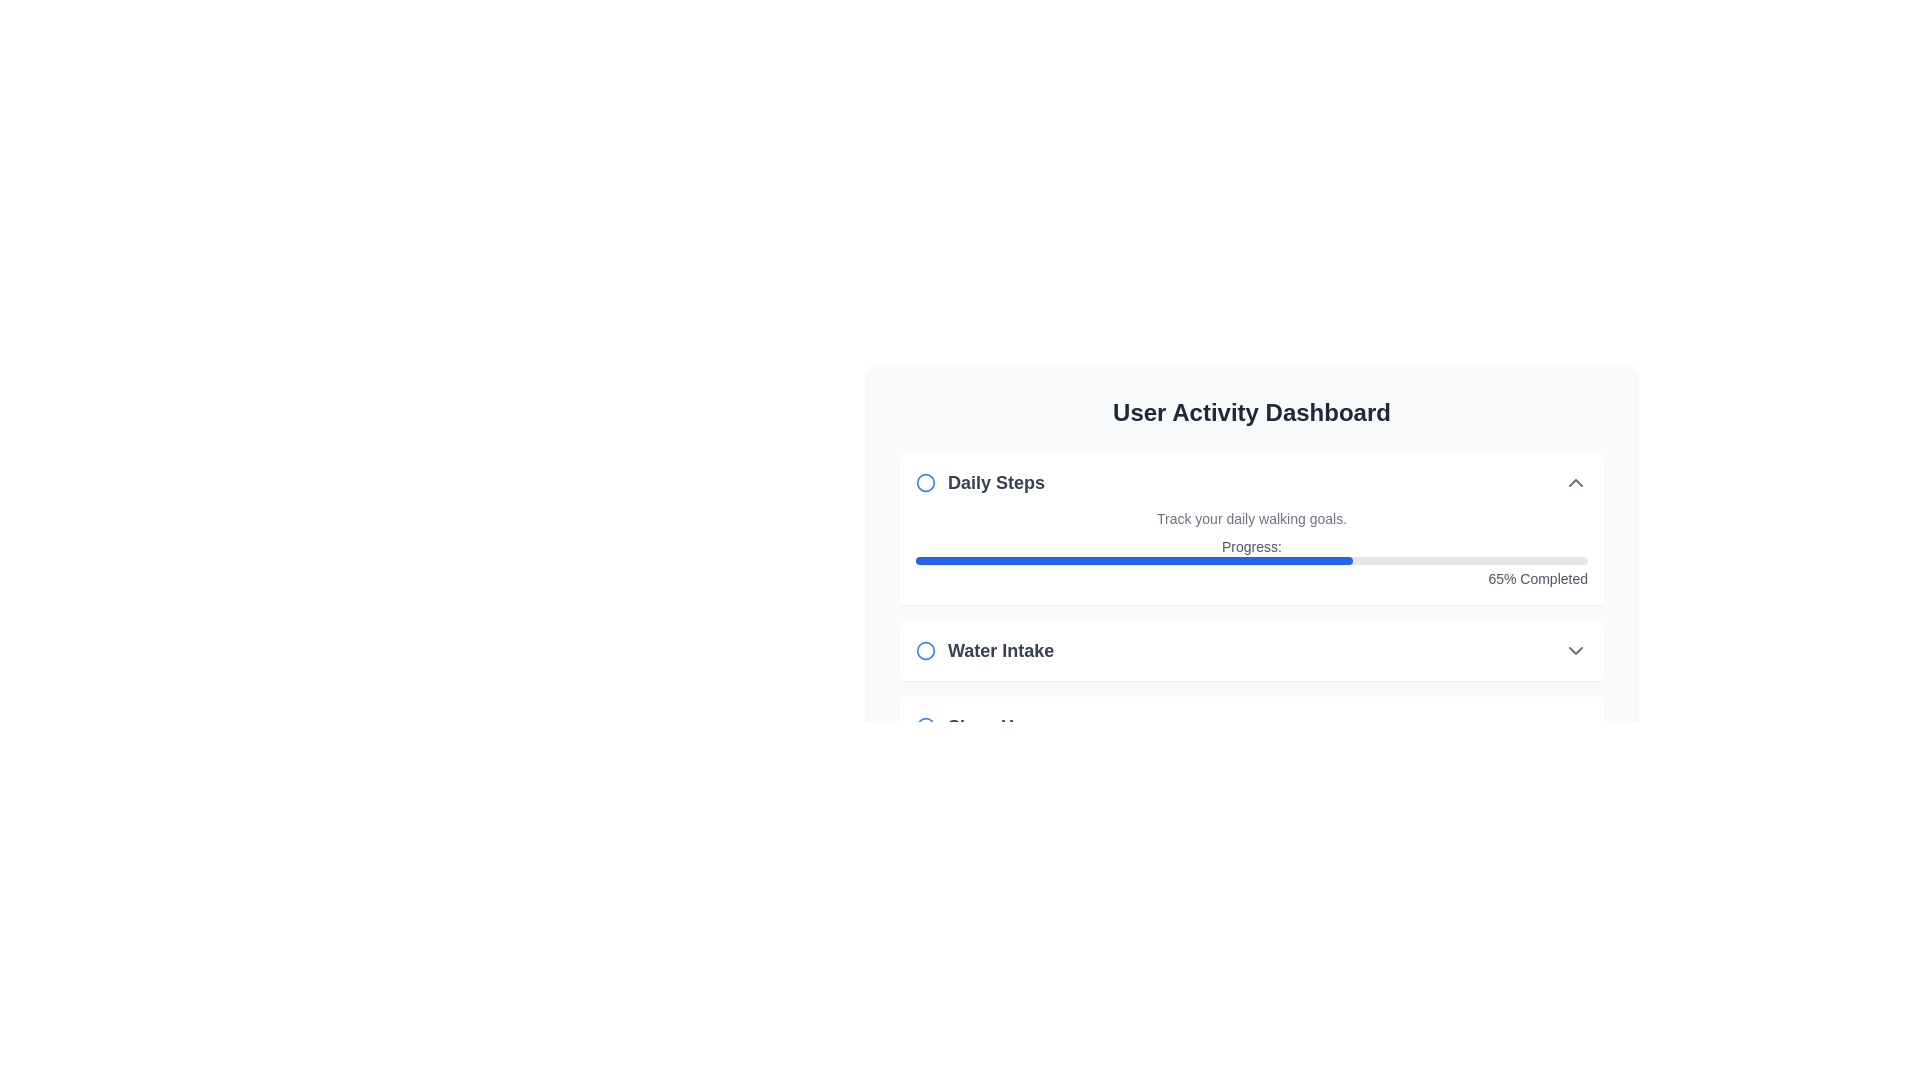  Describe the element at coordinates (1574, 482) in the screenshot. I see `the upward-facing chevron icon button (chevron-up) located at the upper right corner of the 'Daily Steps' section in the 'User Activity Dashboard' to change its appearance` at that location.